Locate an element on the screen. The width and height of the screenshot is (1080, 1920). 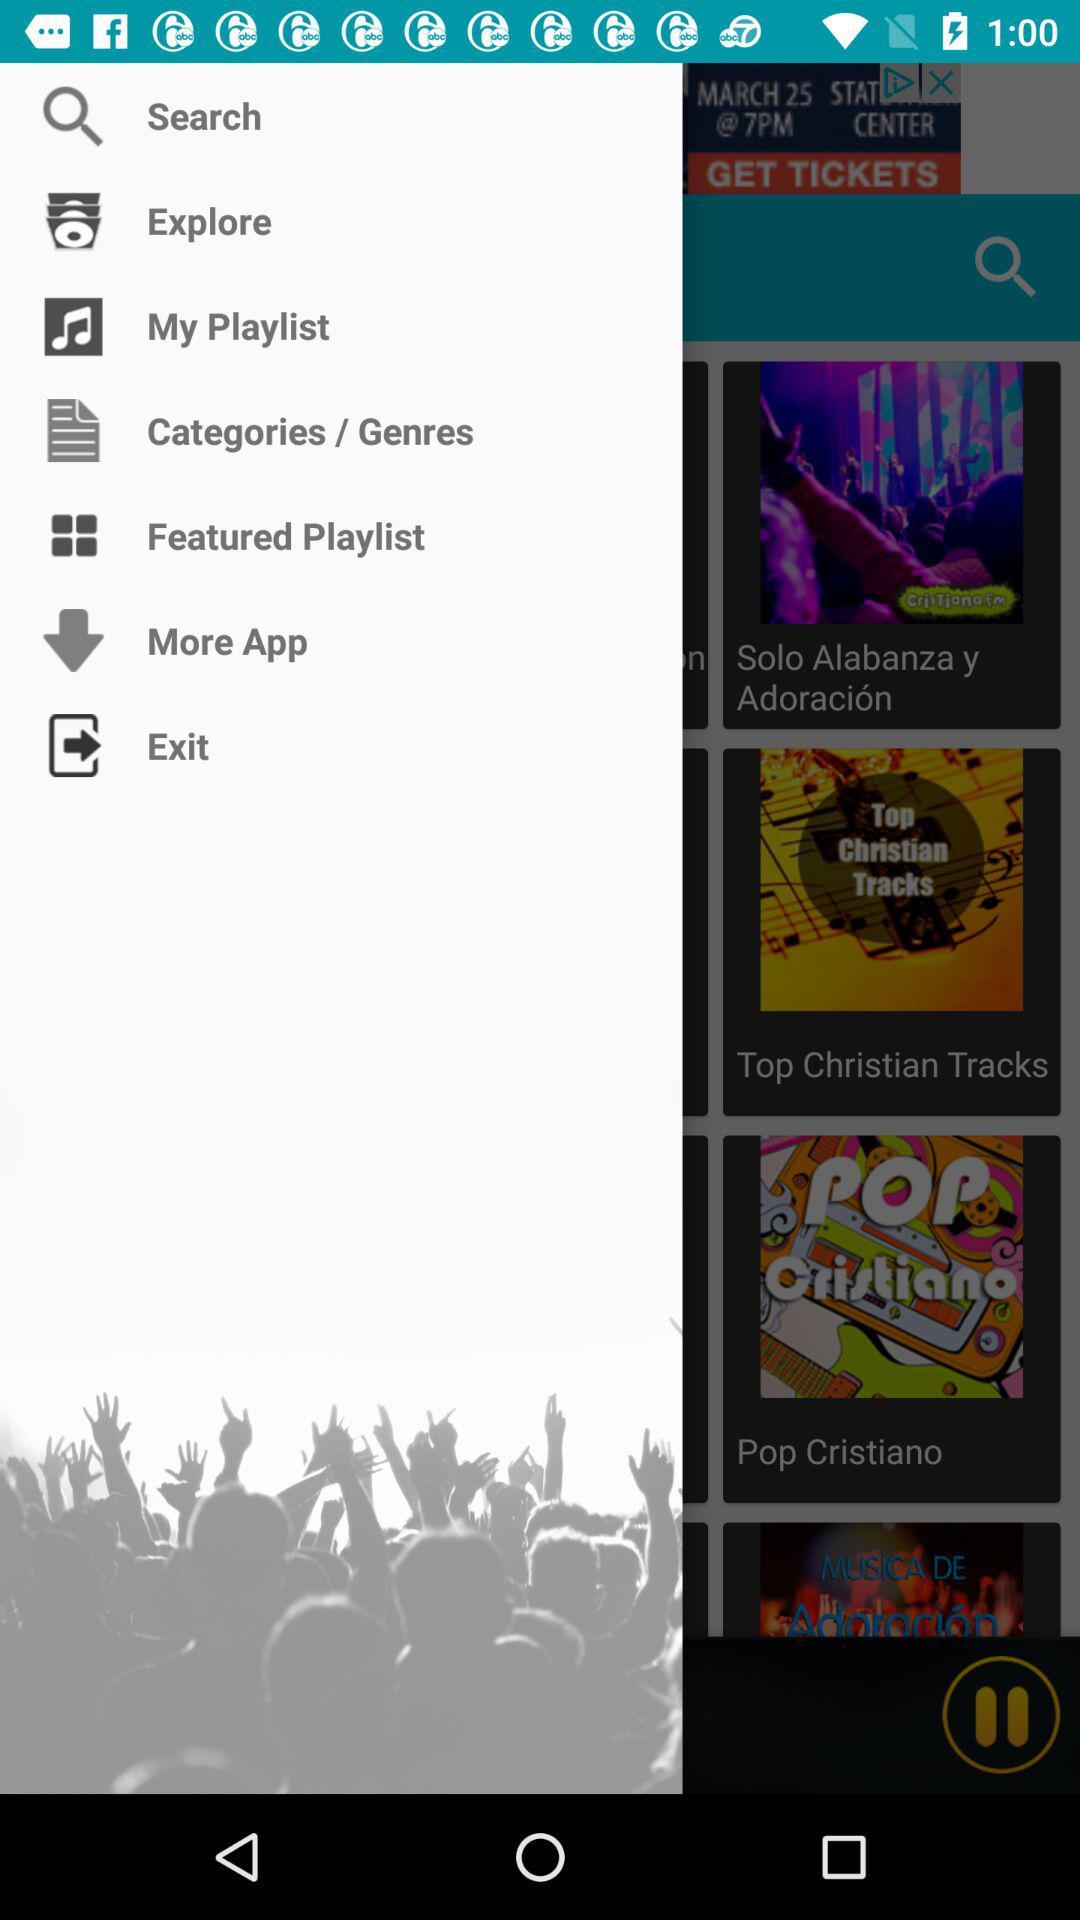
stop playing audio is located at coordinates (1001, 1714).